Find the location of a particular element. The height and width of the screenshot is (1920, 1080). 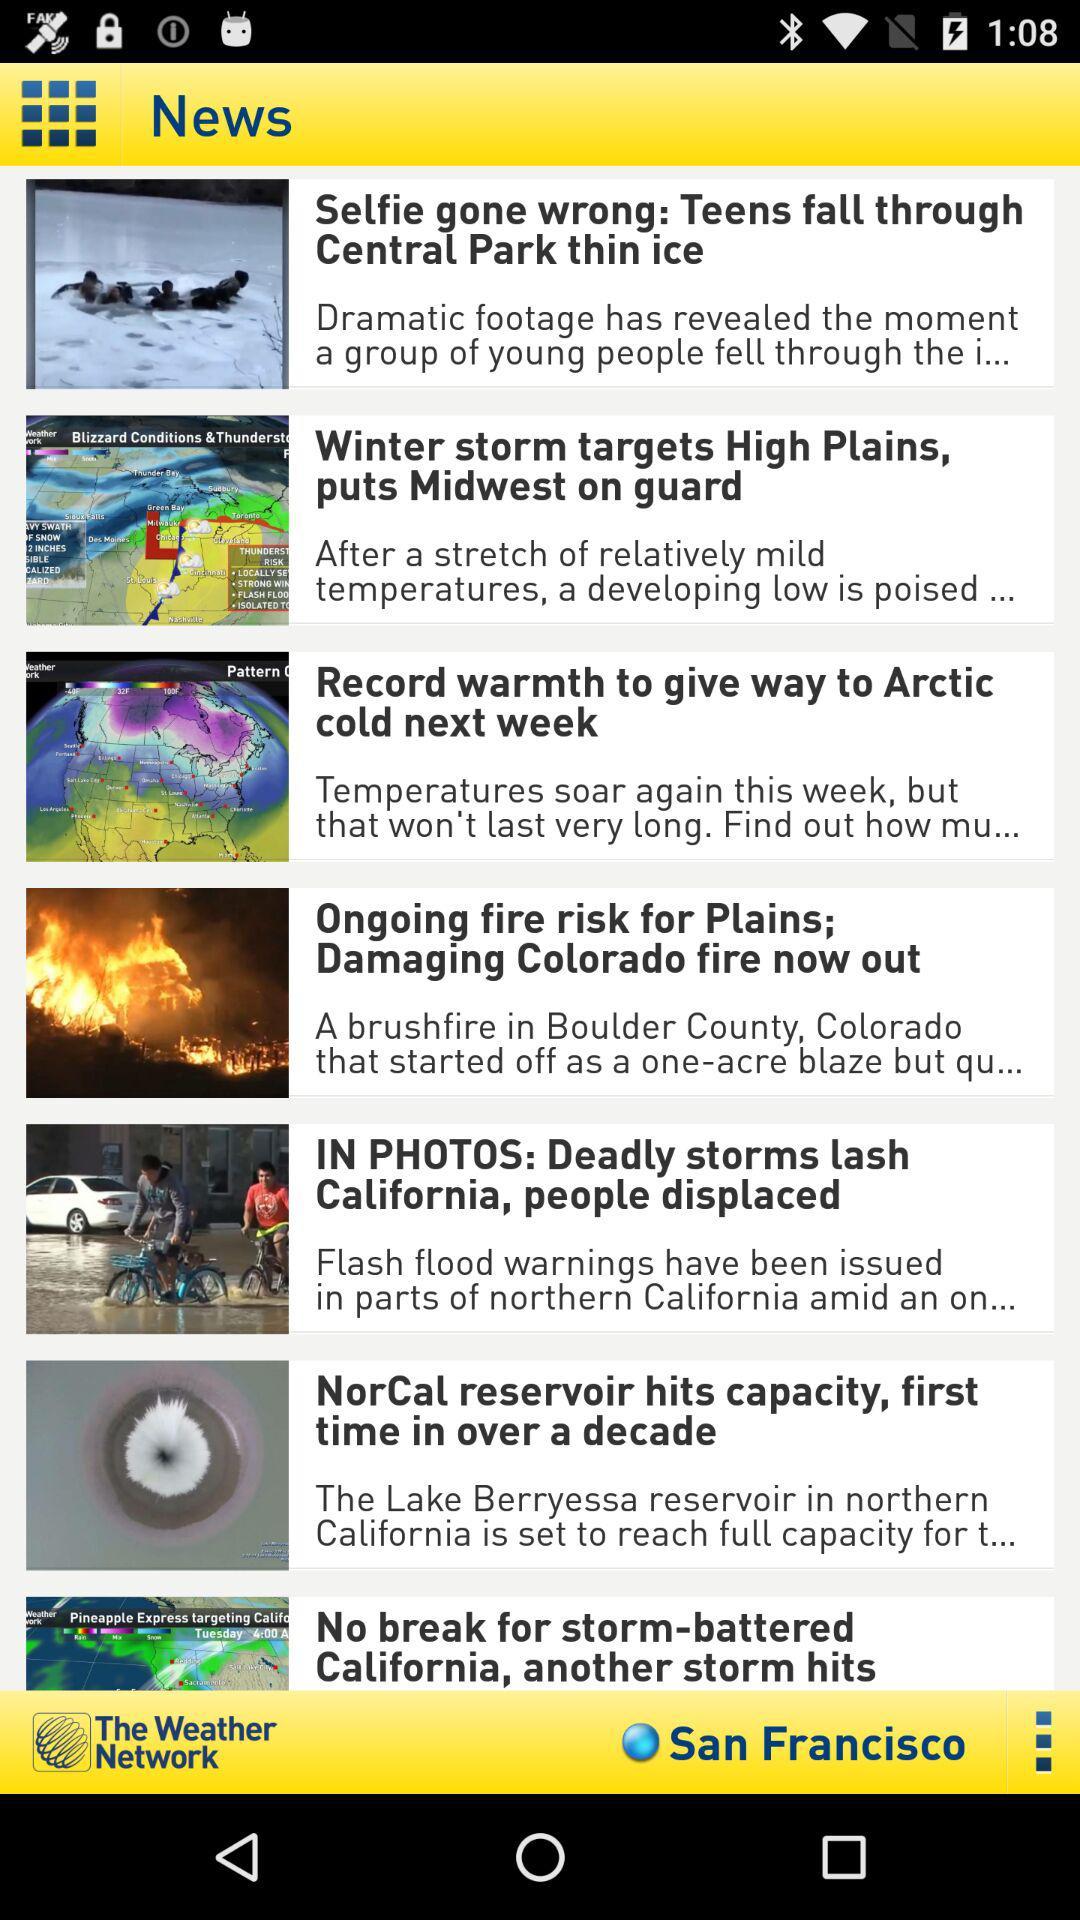

show tiles is located at coordinates (59, 113).